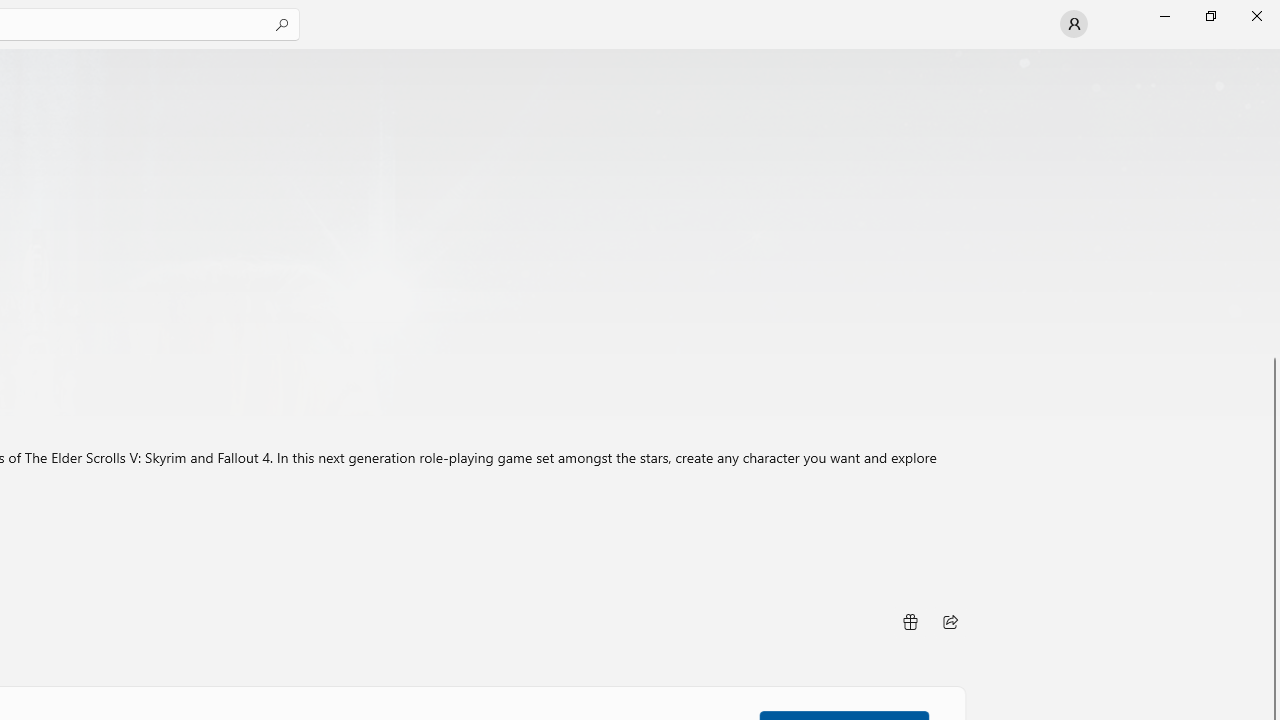  I want to click on 'Close Microsoft Store', so click(1255, 15).